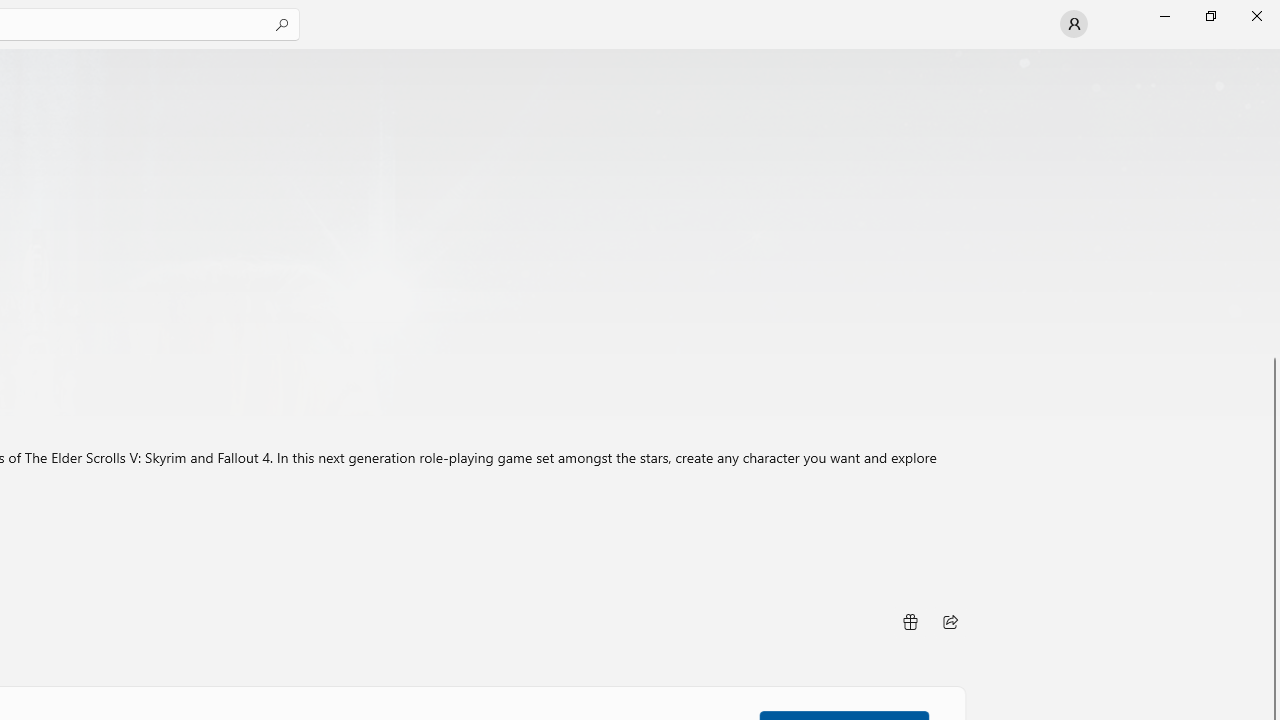  I want to click on 'Close Microsoft Store', so click(1255, 15).